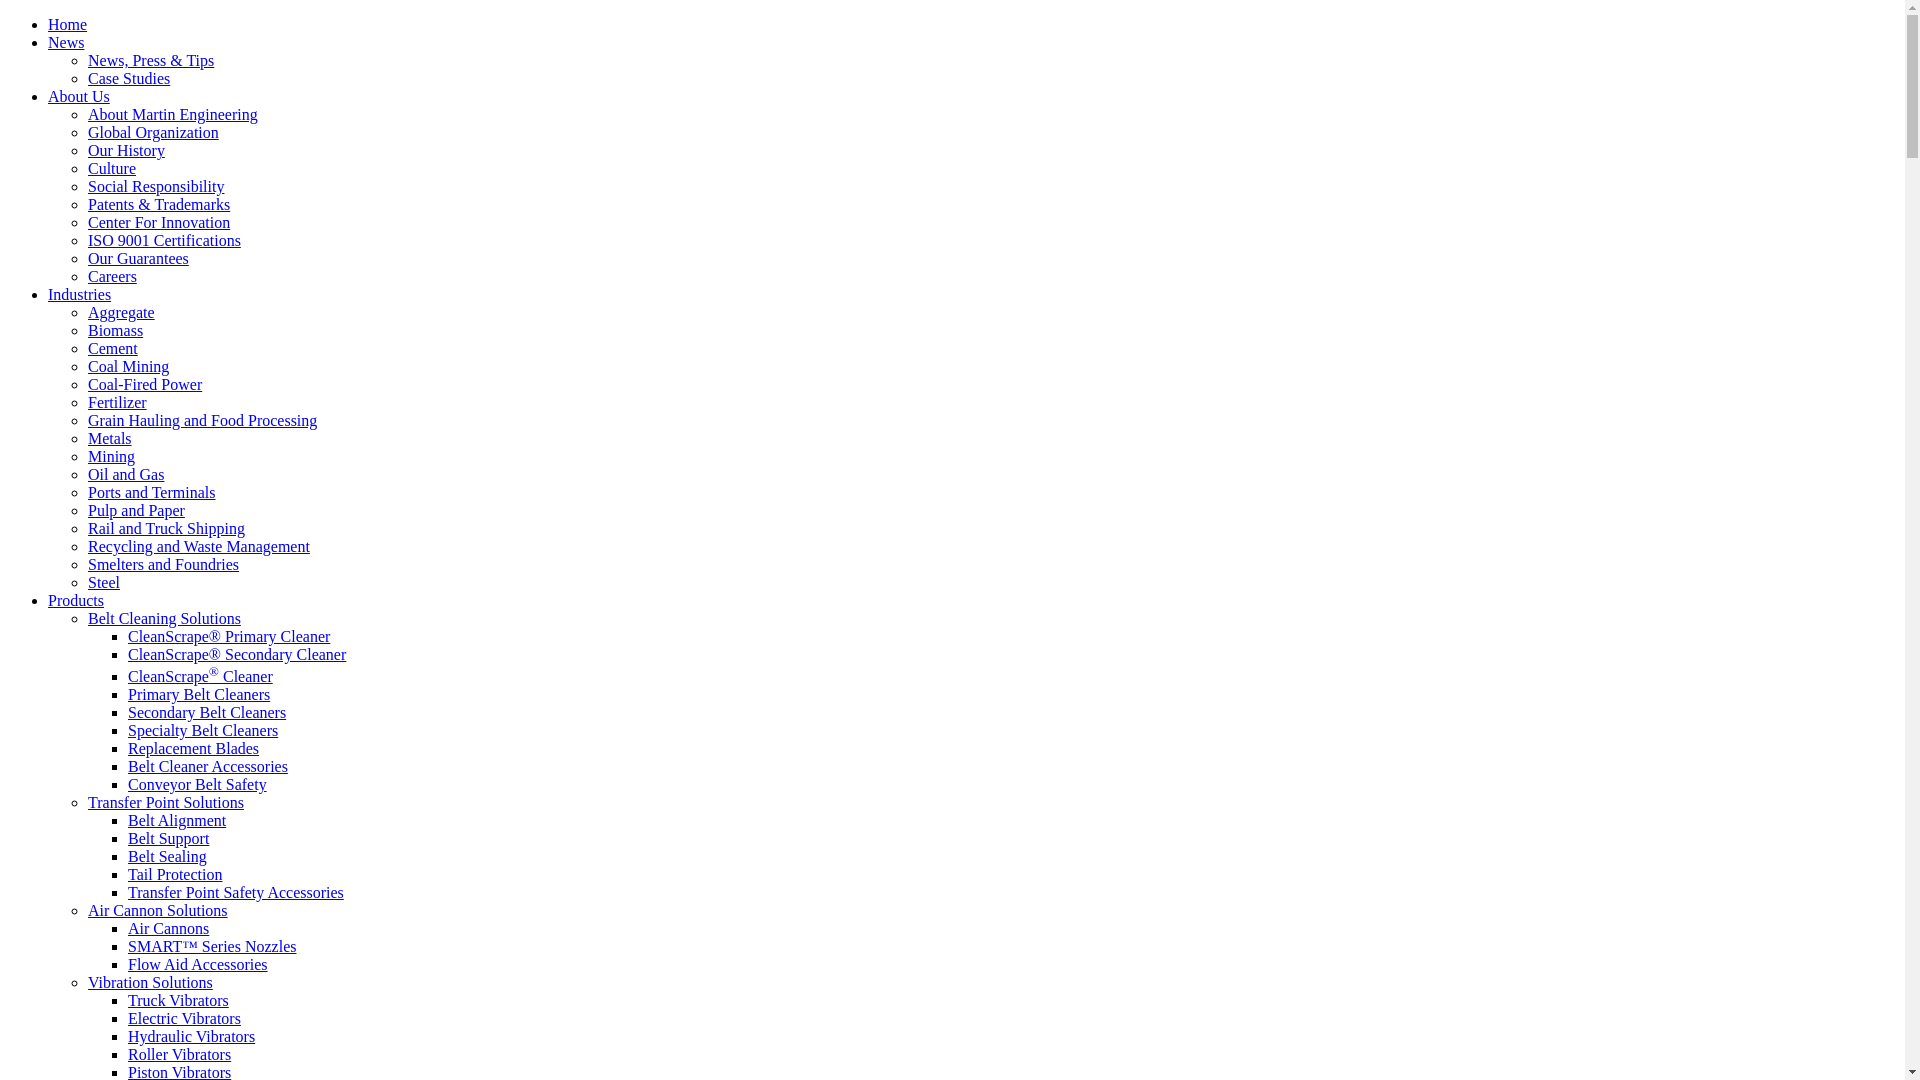 The width and height of the screenshot is (1920, 1080). Describe the element at coordinates (198, 546) in the screenshot. I see `'Recycling and Waste Management'` at that location.